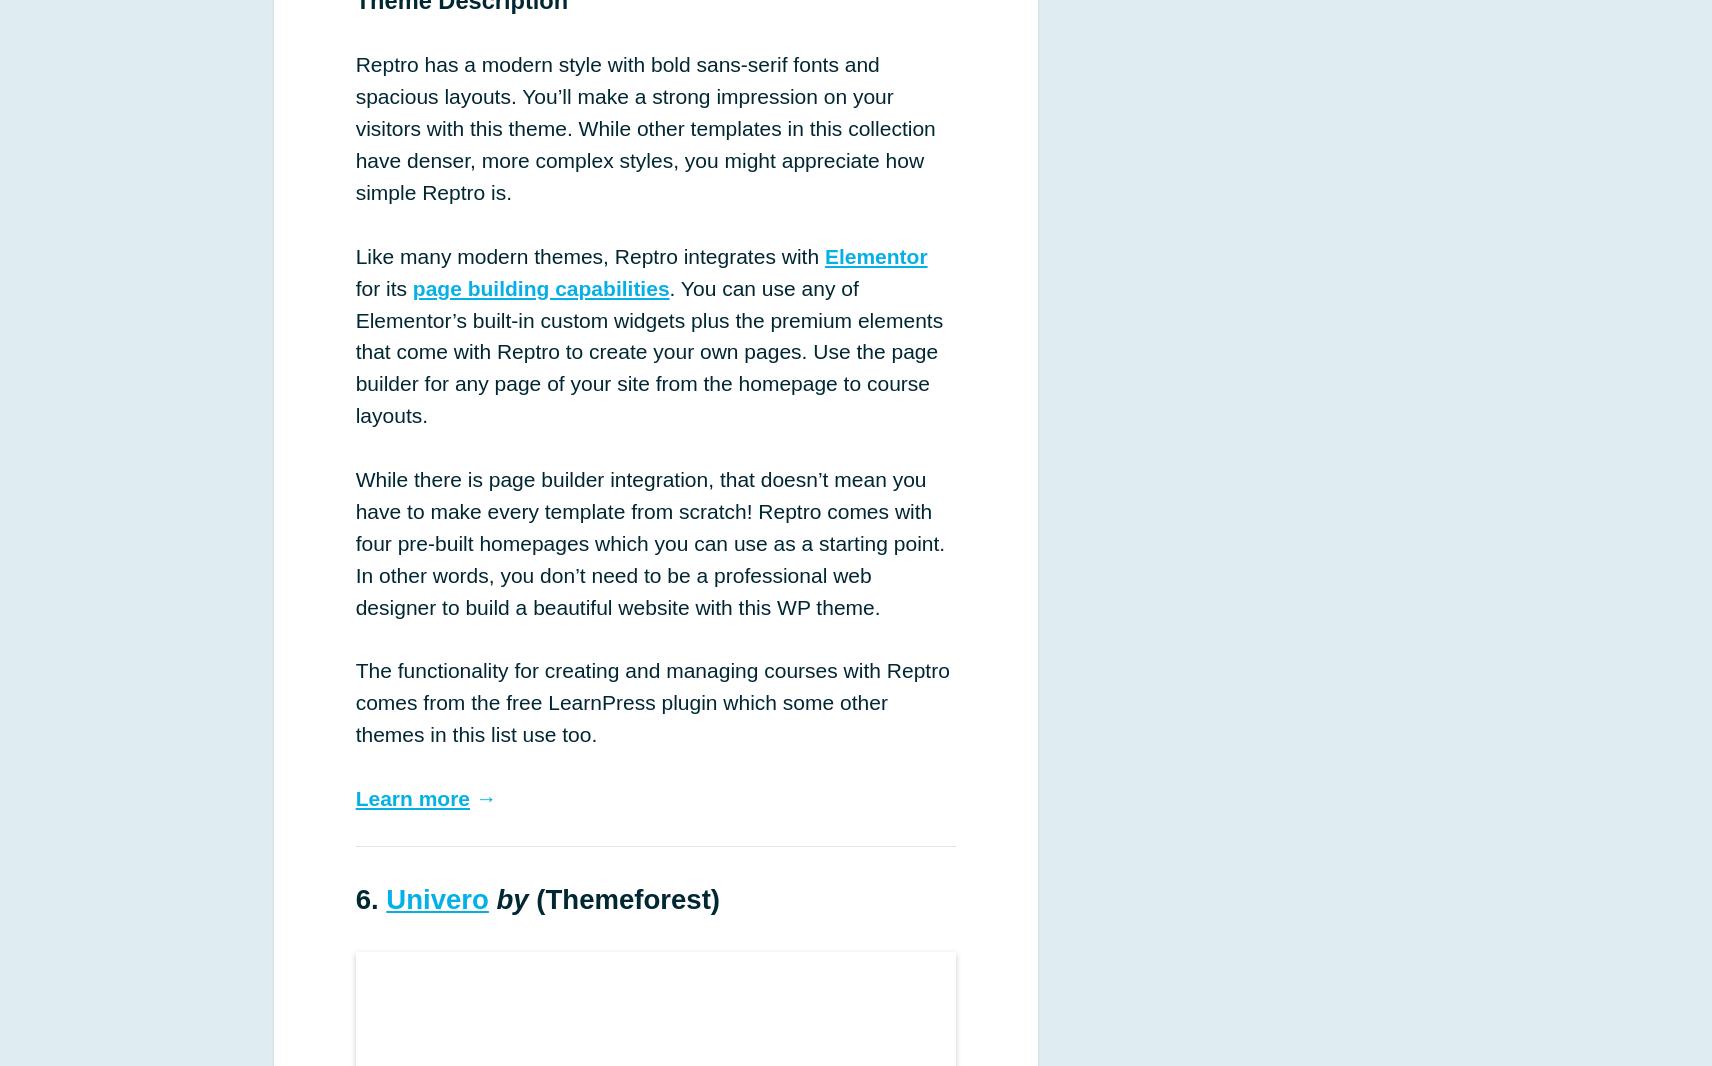 This screenshot has height=1066, width=1712. Describe the element at coordinates (649, 351) in the screenshot. I see `'. You can use any of Elementor’s built-in custom widgets plus the premium elements that come with Reptro to create your own pages. Use the page builder for any page of your site from the homepage to course layouts.'` at that location.